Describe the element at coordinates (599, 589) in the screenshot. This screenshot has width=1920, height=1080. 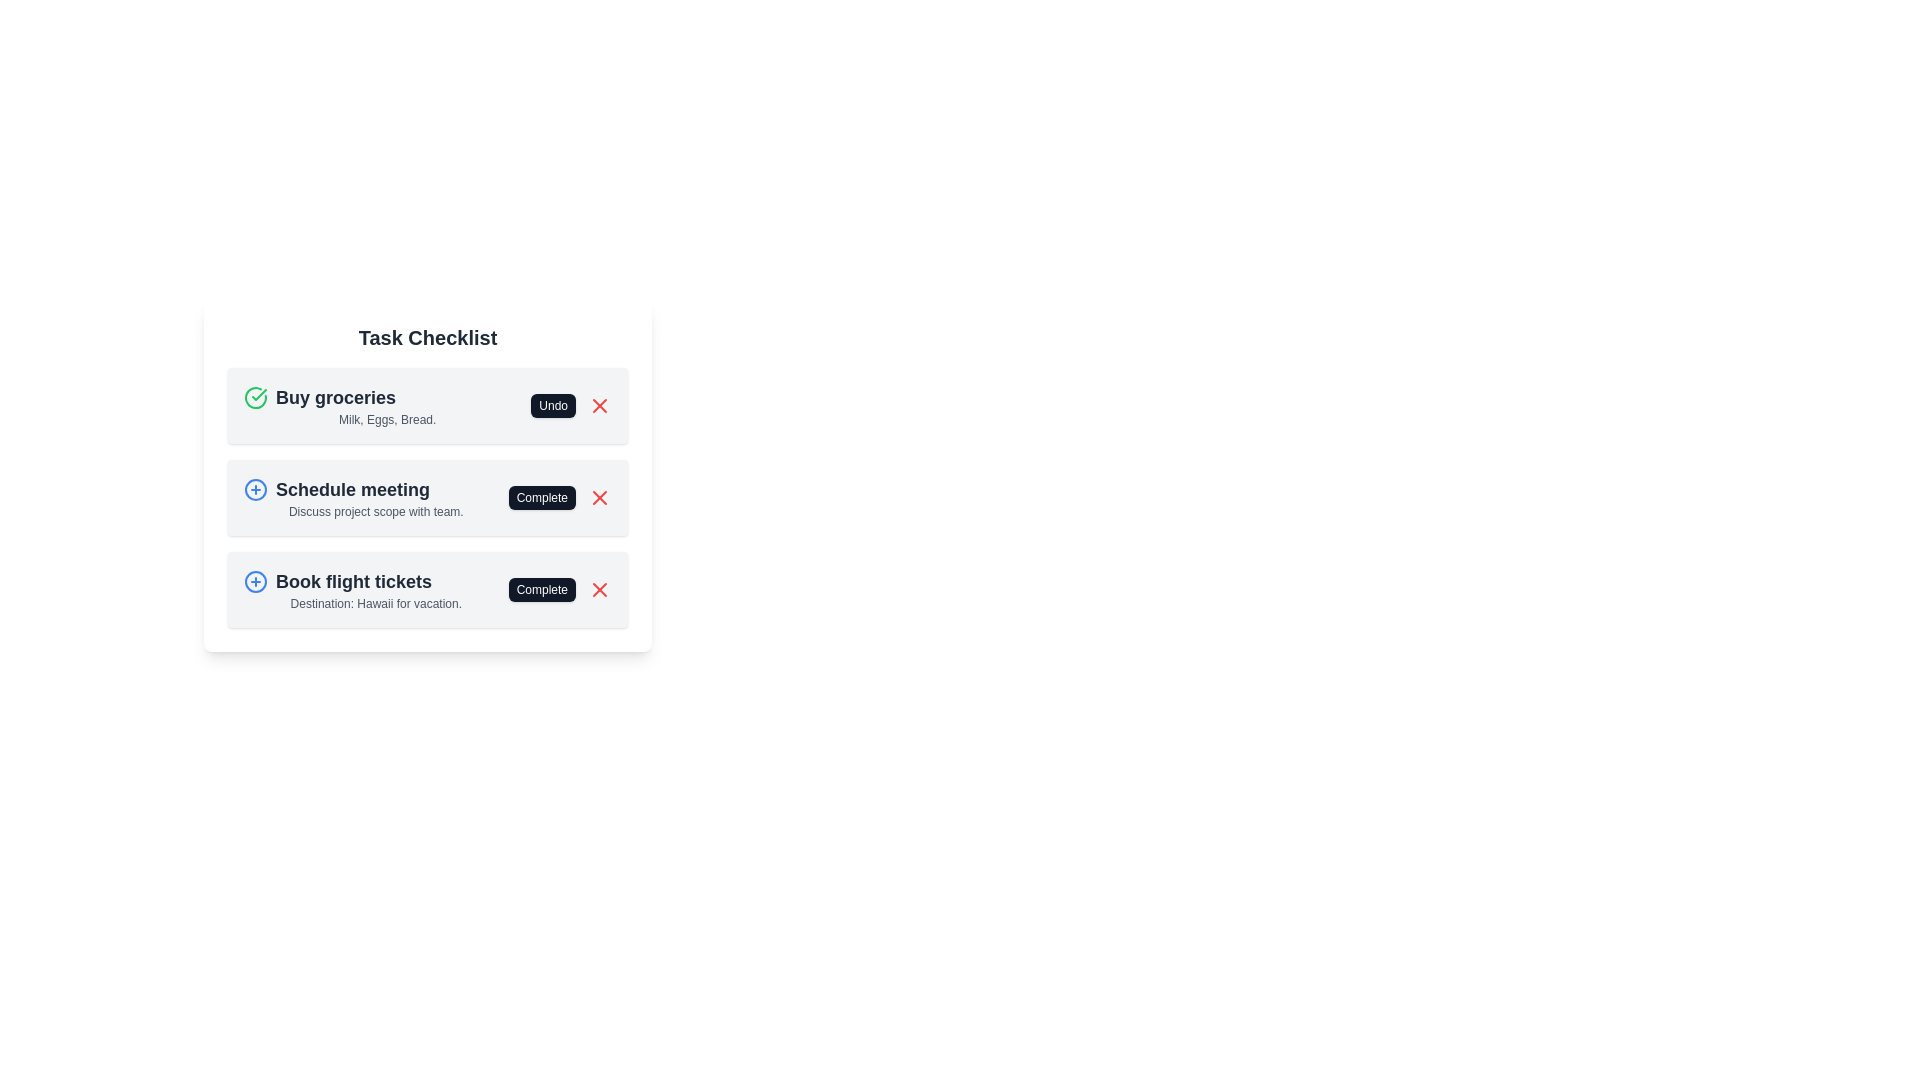
I see `remove button for the task 'Book flight tickets'` at that location.